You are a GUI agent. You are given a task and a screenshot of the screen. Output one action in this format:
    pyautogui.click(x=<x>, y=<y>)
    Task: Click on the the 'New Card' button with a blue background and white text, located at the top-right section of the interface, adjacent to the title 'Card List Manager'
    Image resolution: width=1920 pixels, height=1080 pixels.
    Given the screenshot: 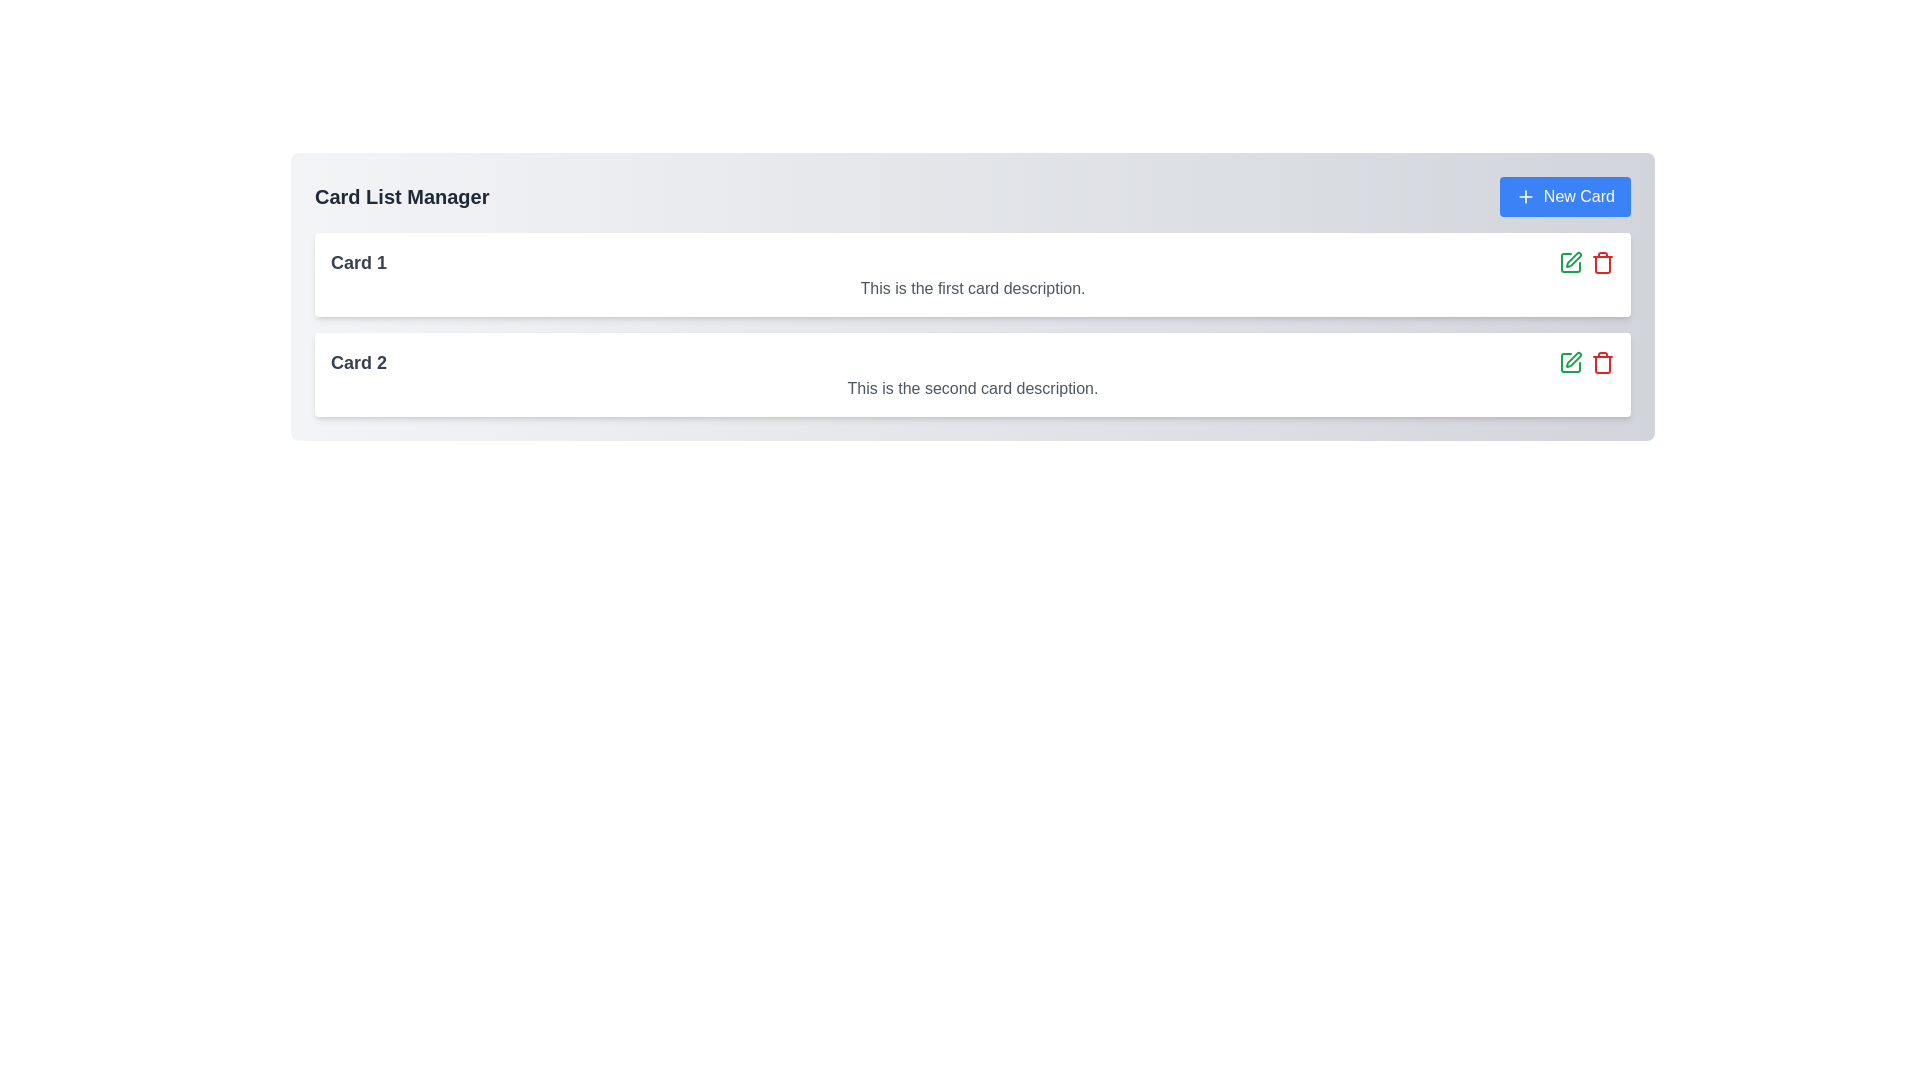 What is the action you would take?
    pyautogui.click(x=1564, y=196)
    